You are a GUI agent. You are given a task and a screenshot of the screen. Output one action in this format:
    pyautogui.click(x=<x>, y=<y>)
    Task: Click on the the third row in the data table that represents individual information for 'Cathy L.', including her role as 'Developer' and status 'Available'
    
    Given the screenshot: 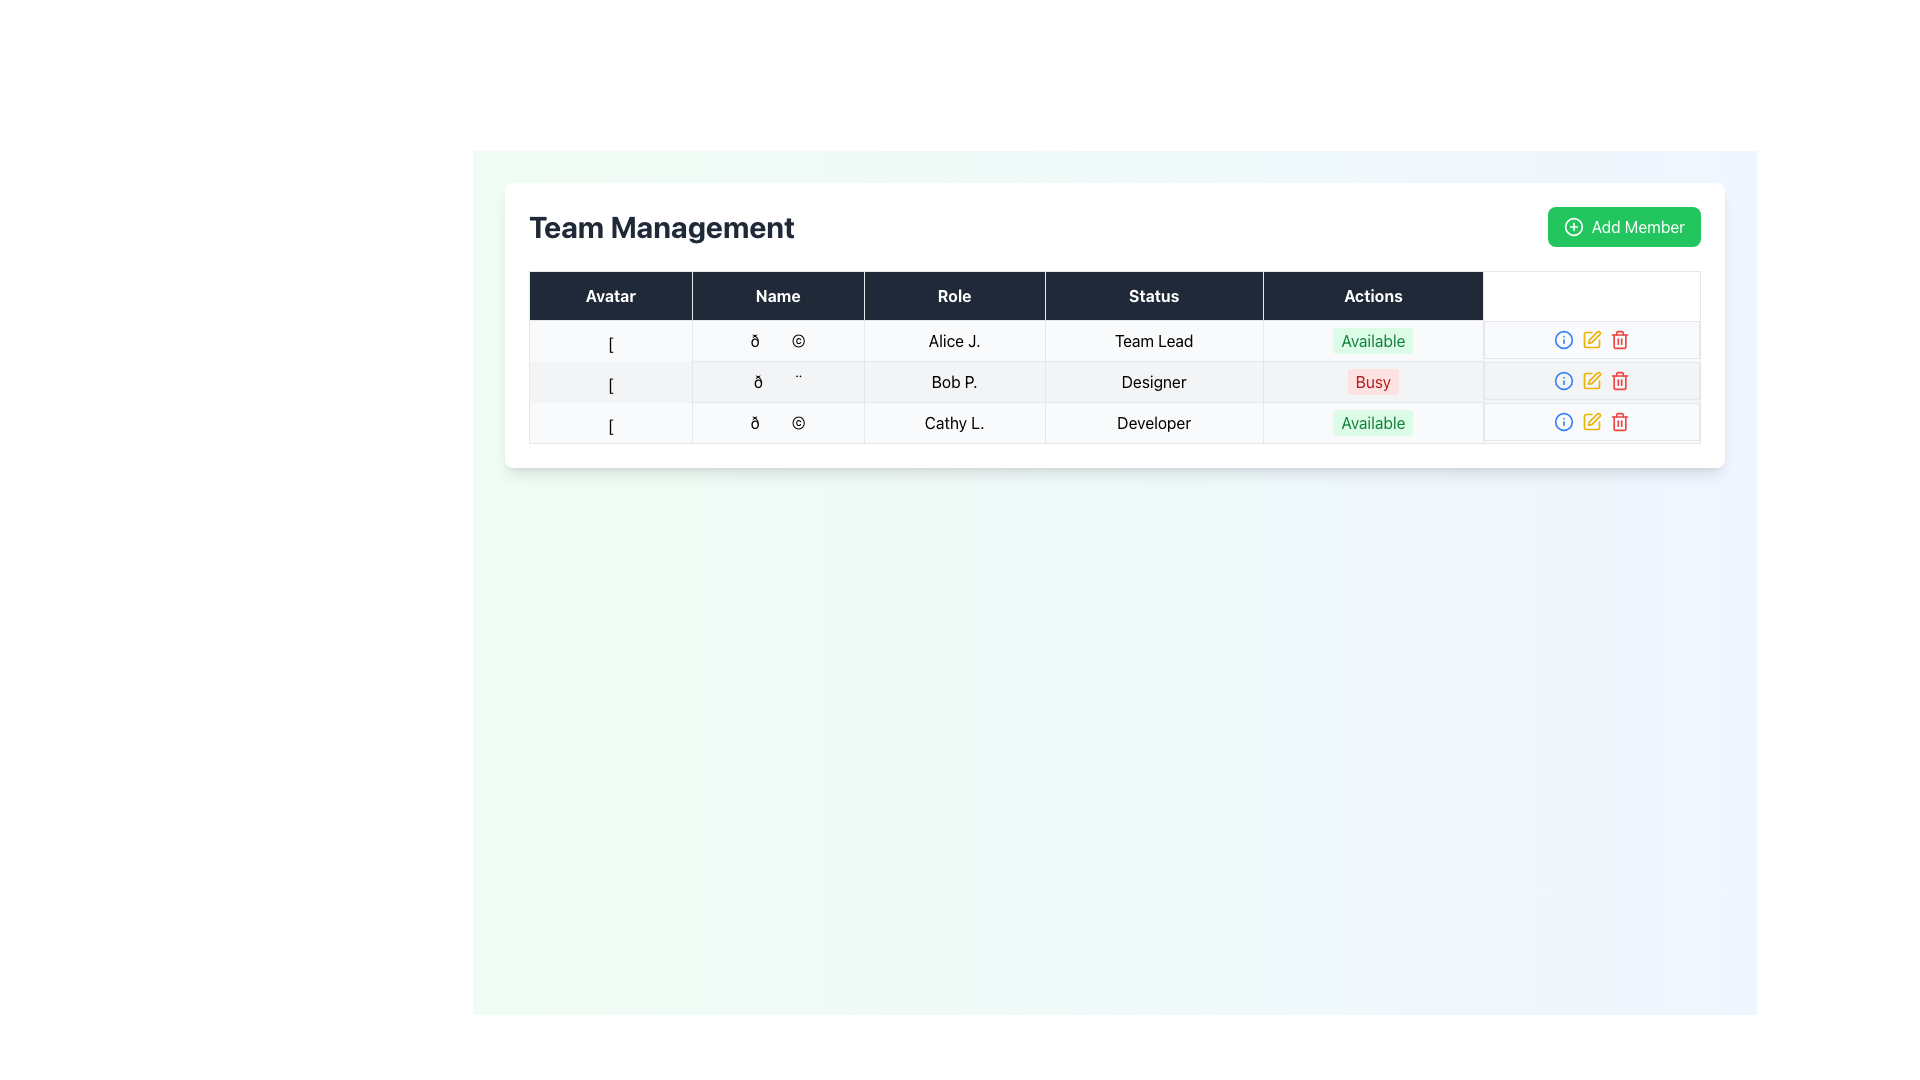 What is the action you would take?
    pyautogui.click(x=1113, y=422)
    